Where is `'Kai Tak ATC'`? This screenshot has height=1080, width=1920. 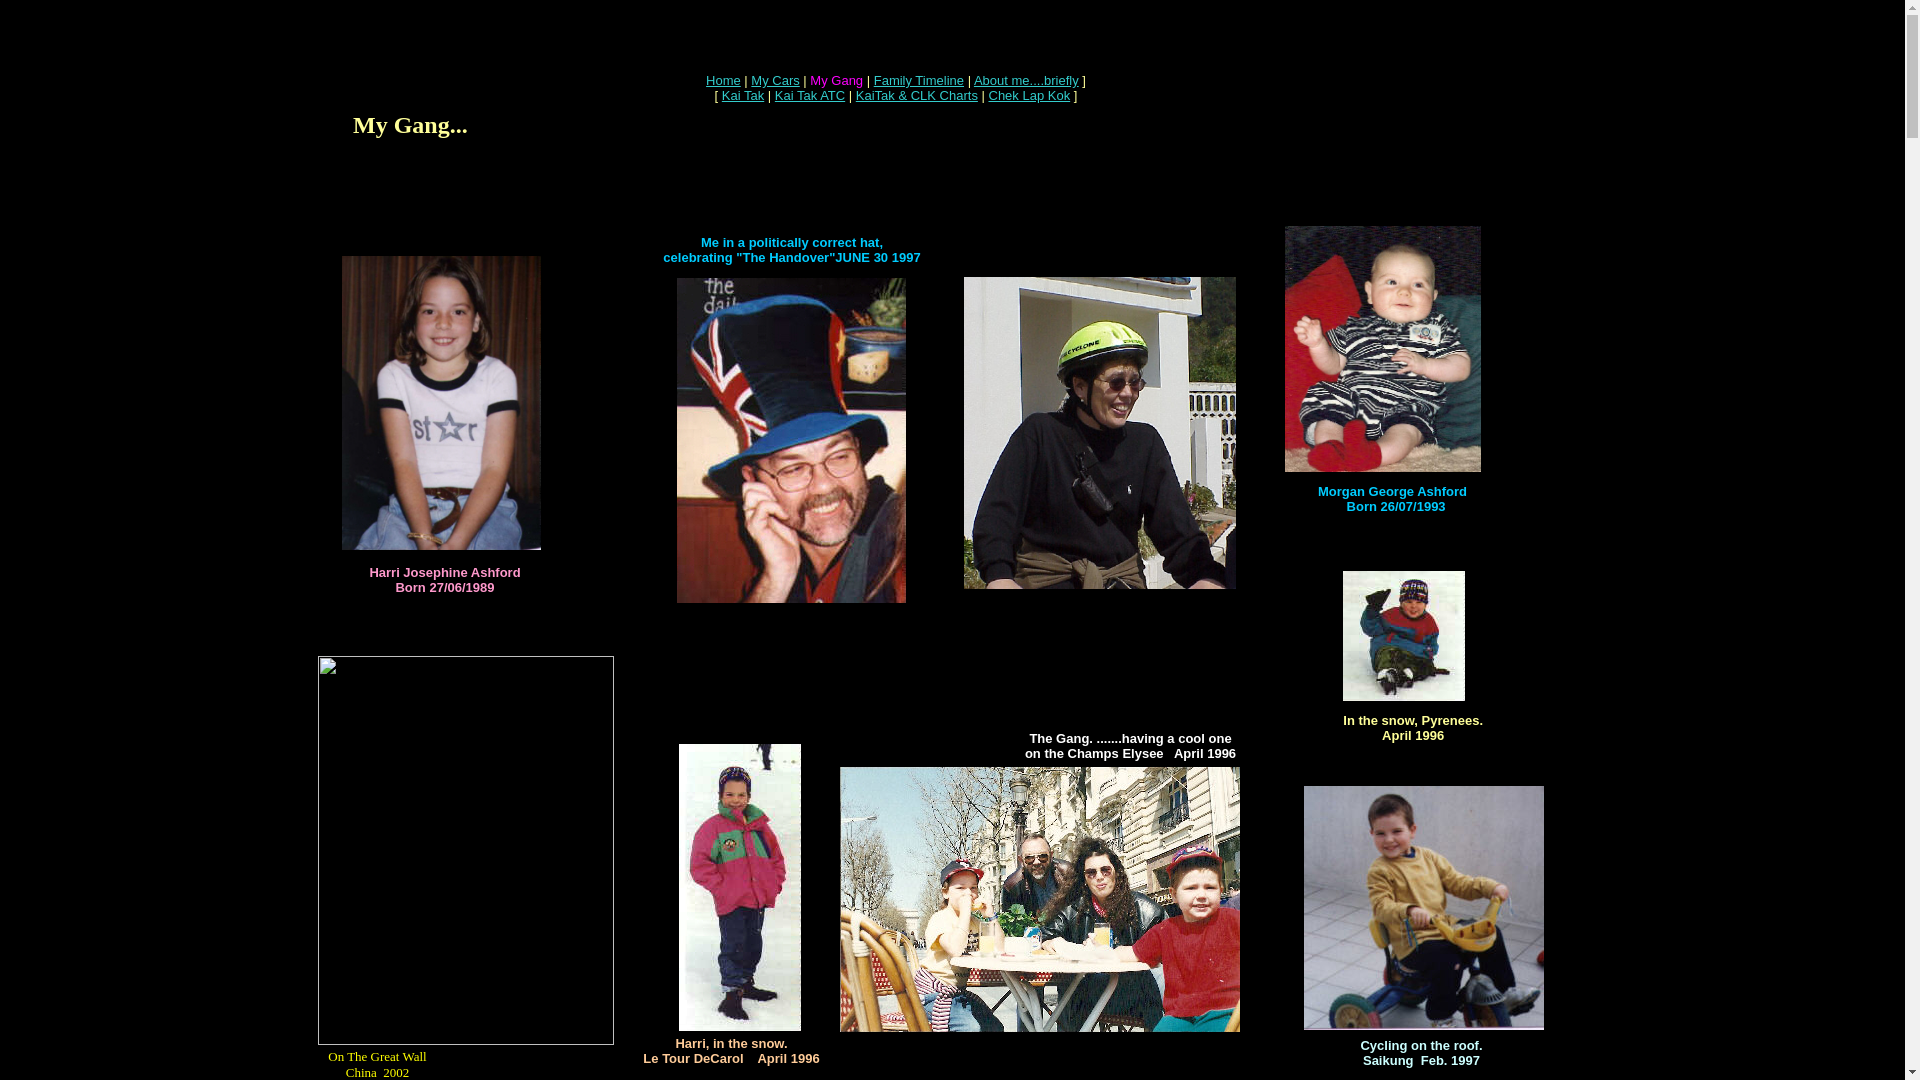 'Kai Tak ATC' is located at coordinates (810, 95).